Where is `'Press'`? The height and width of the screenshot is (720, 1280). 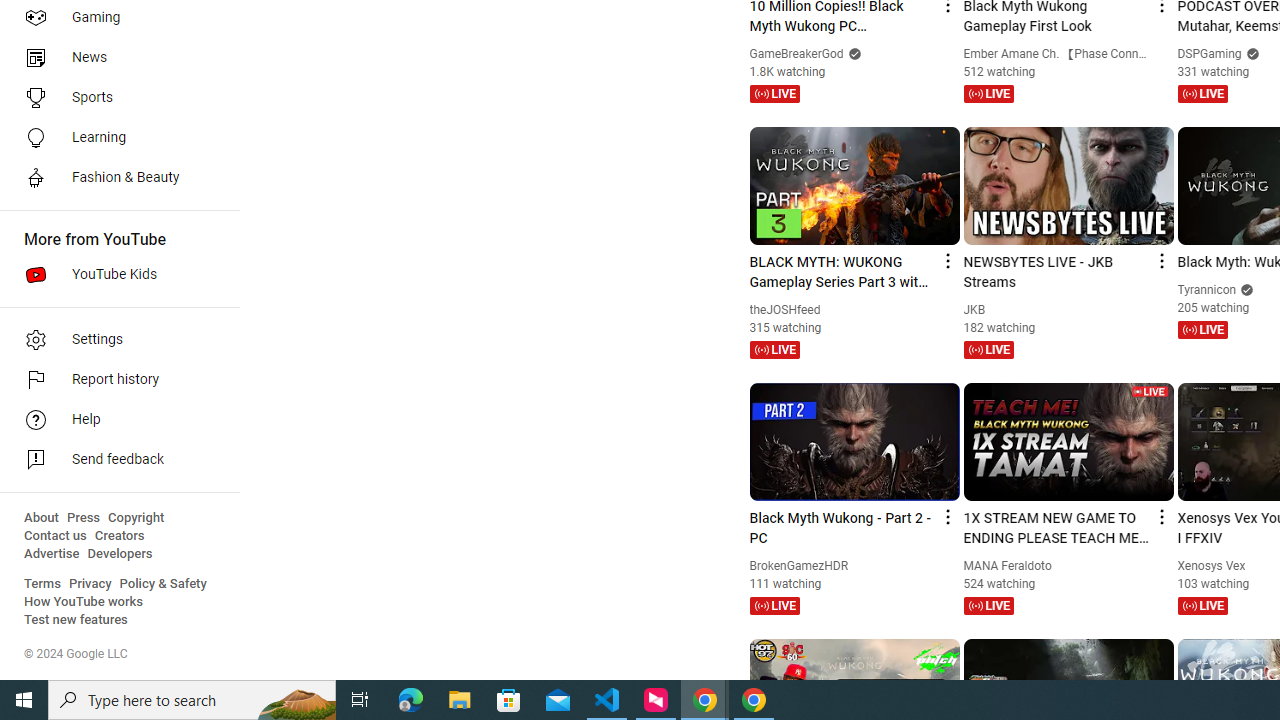
'Press' is located at coordinates (82, 517).